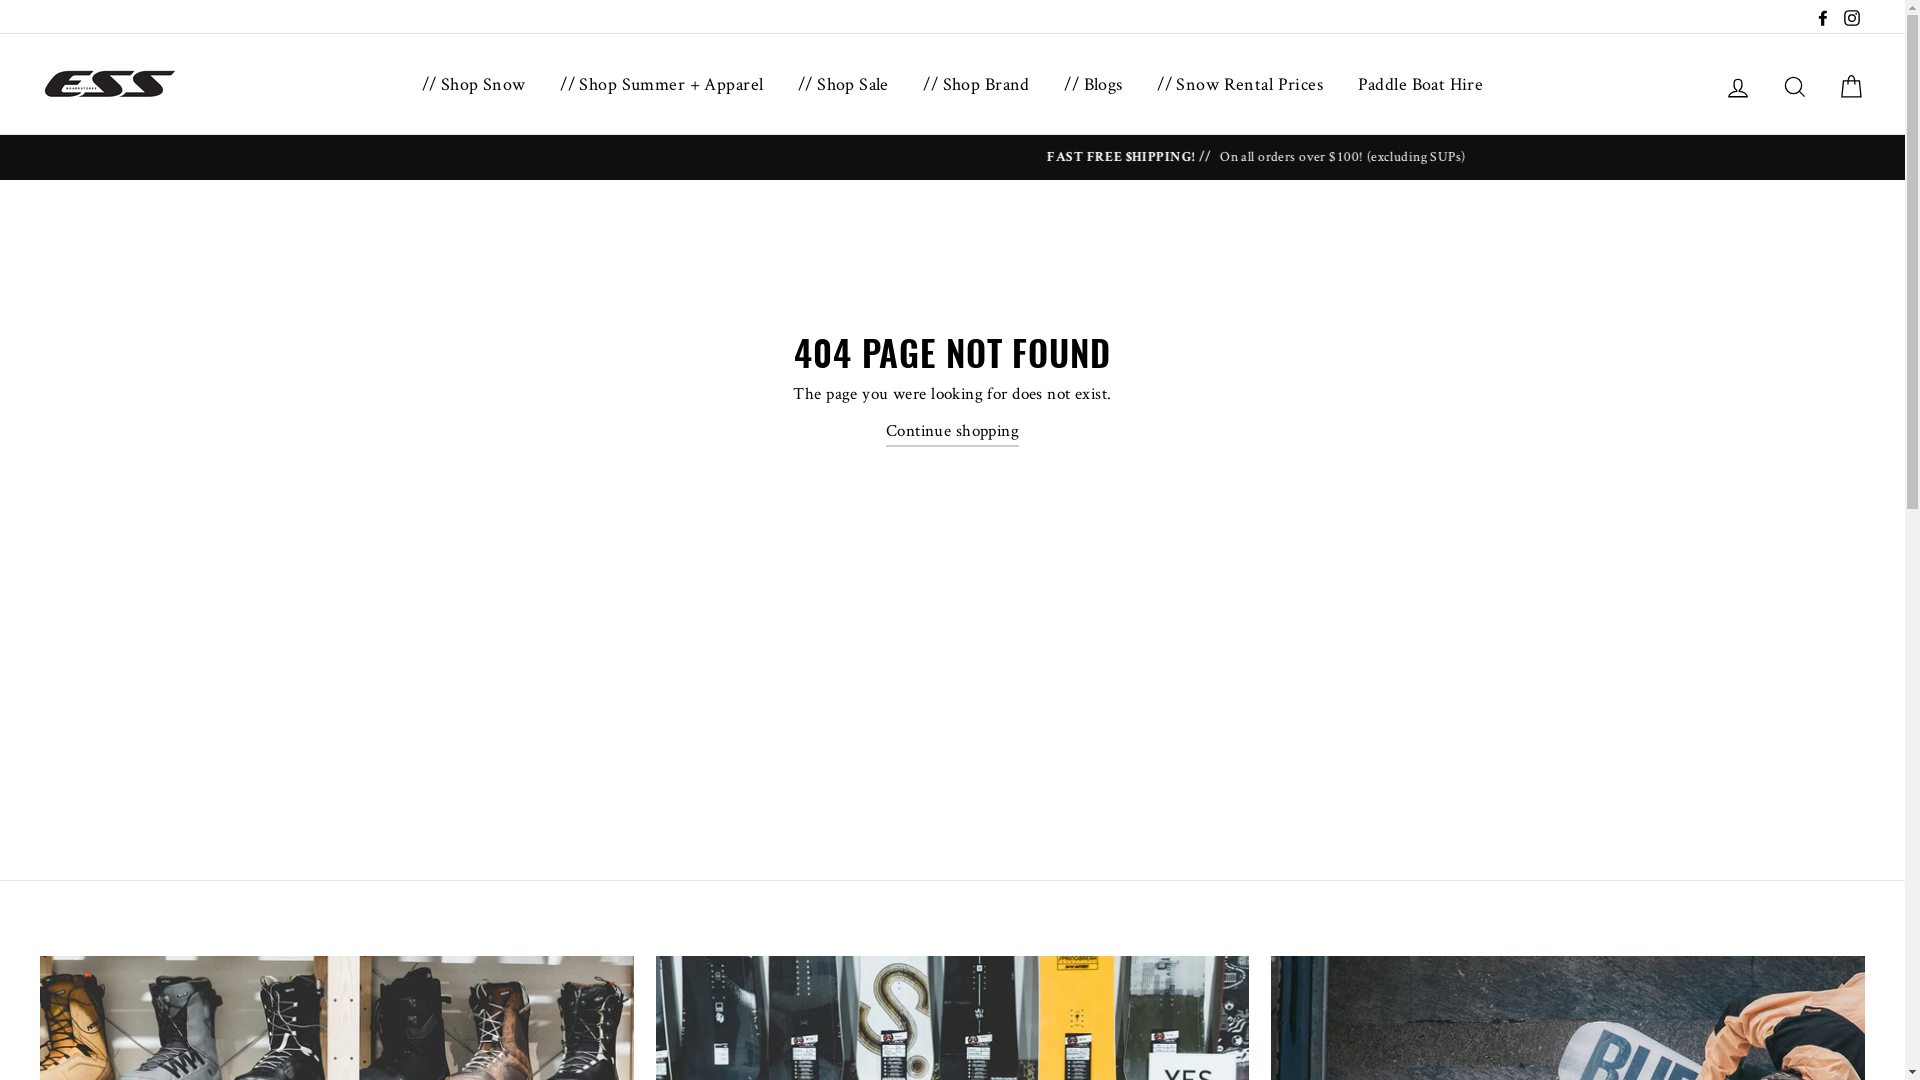 This screenshot has height=1080, width=1920. Describe the element at coordinates (1092, 83) in the screenshot. I see `'// Blogs'` at that location.